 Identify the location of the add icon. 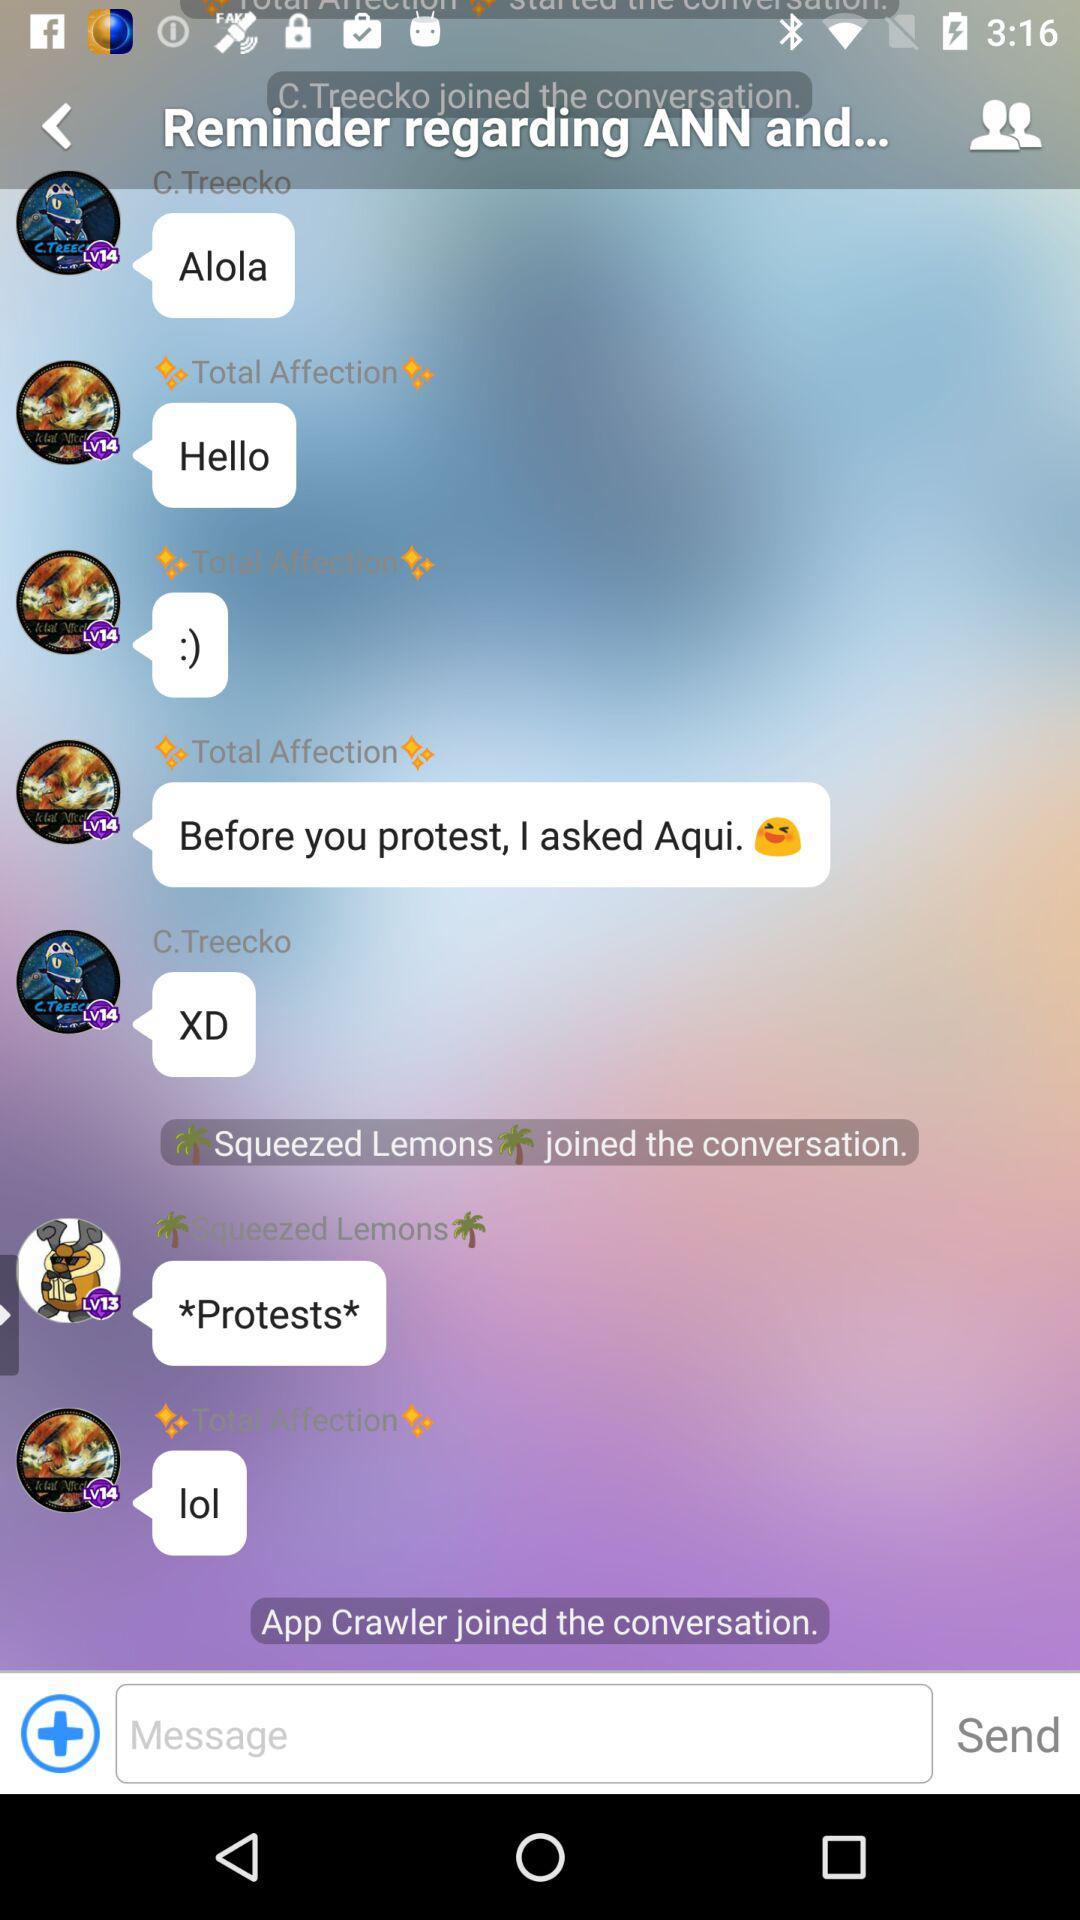
(59, 1732).